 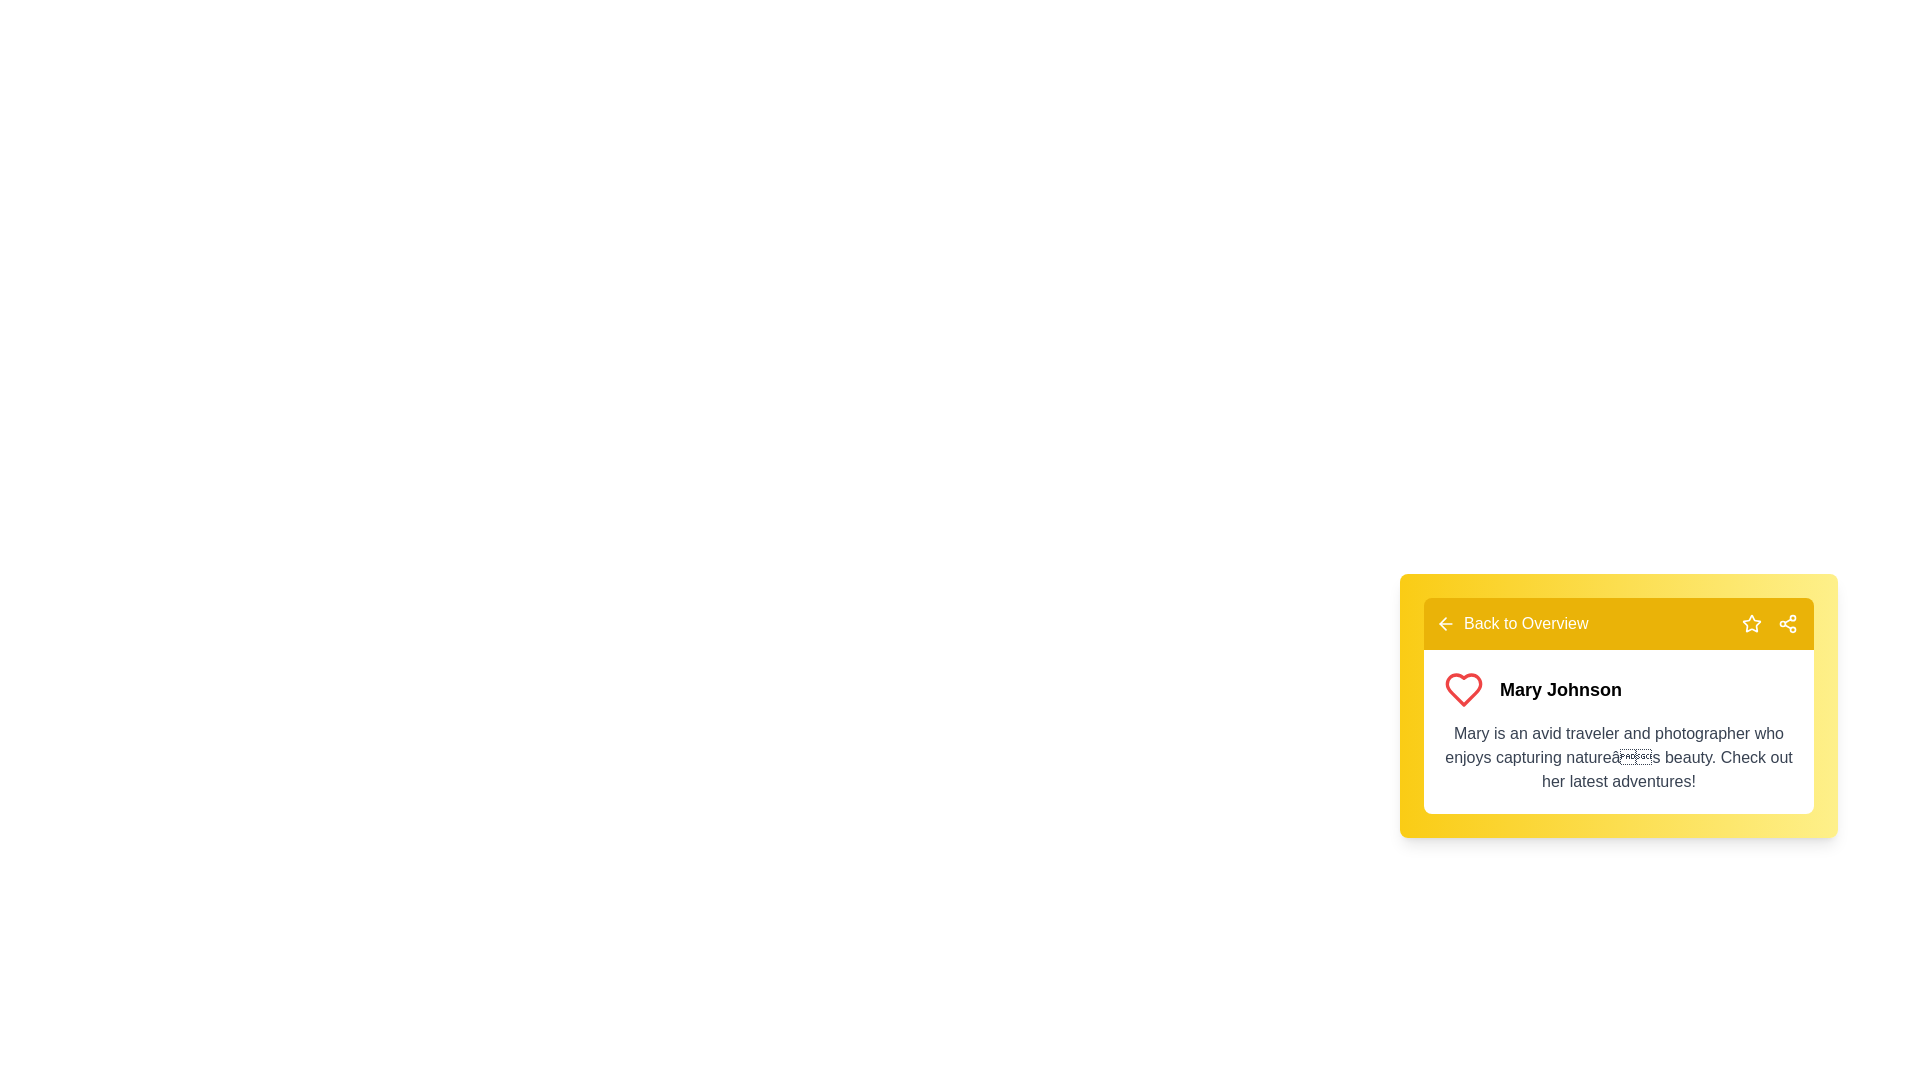 I want to click on the navigation Text label located in the yellow header bar of the card, which is positioned centrally next to a left-pointing arrow icon, so click(x=1525, y=623).